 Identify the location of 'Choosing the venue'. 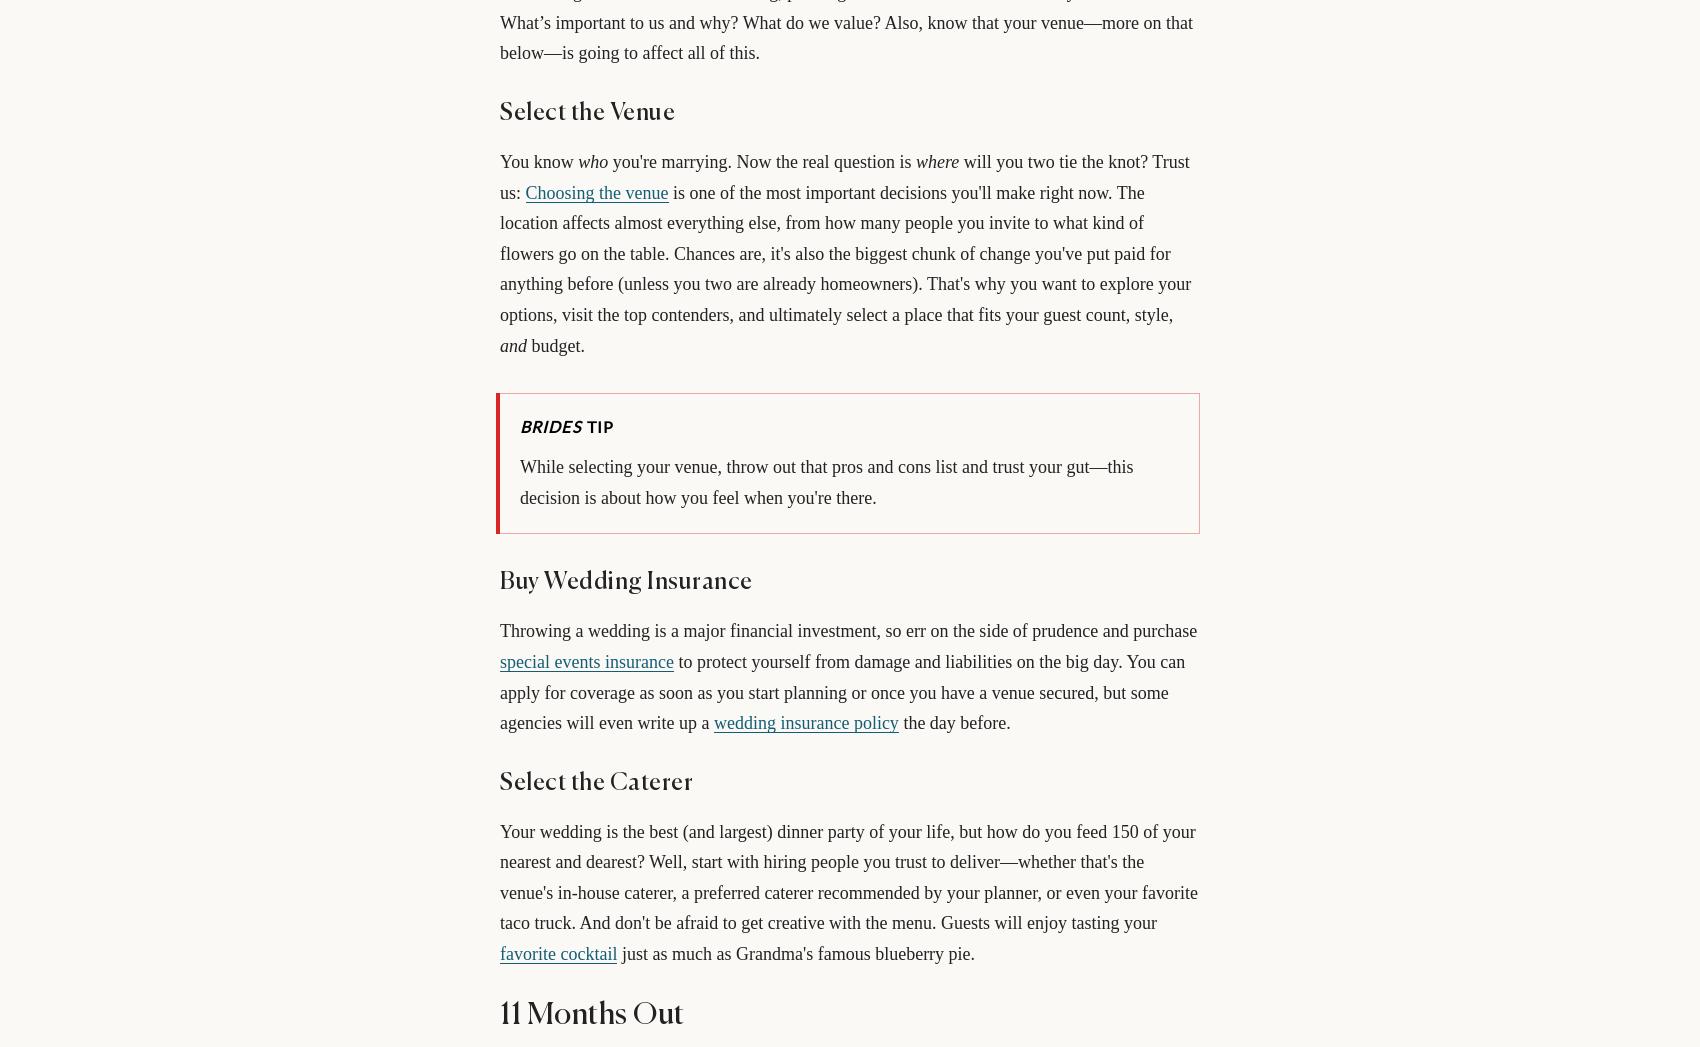
(524, 191).